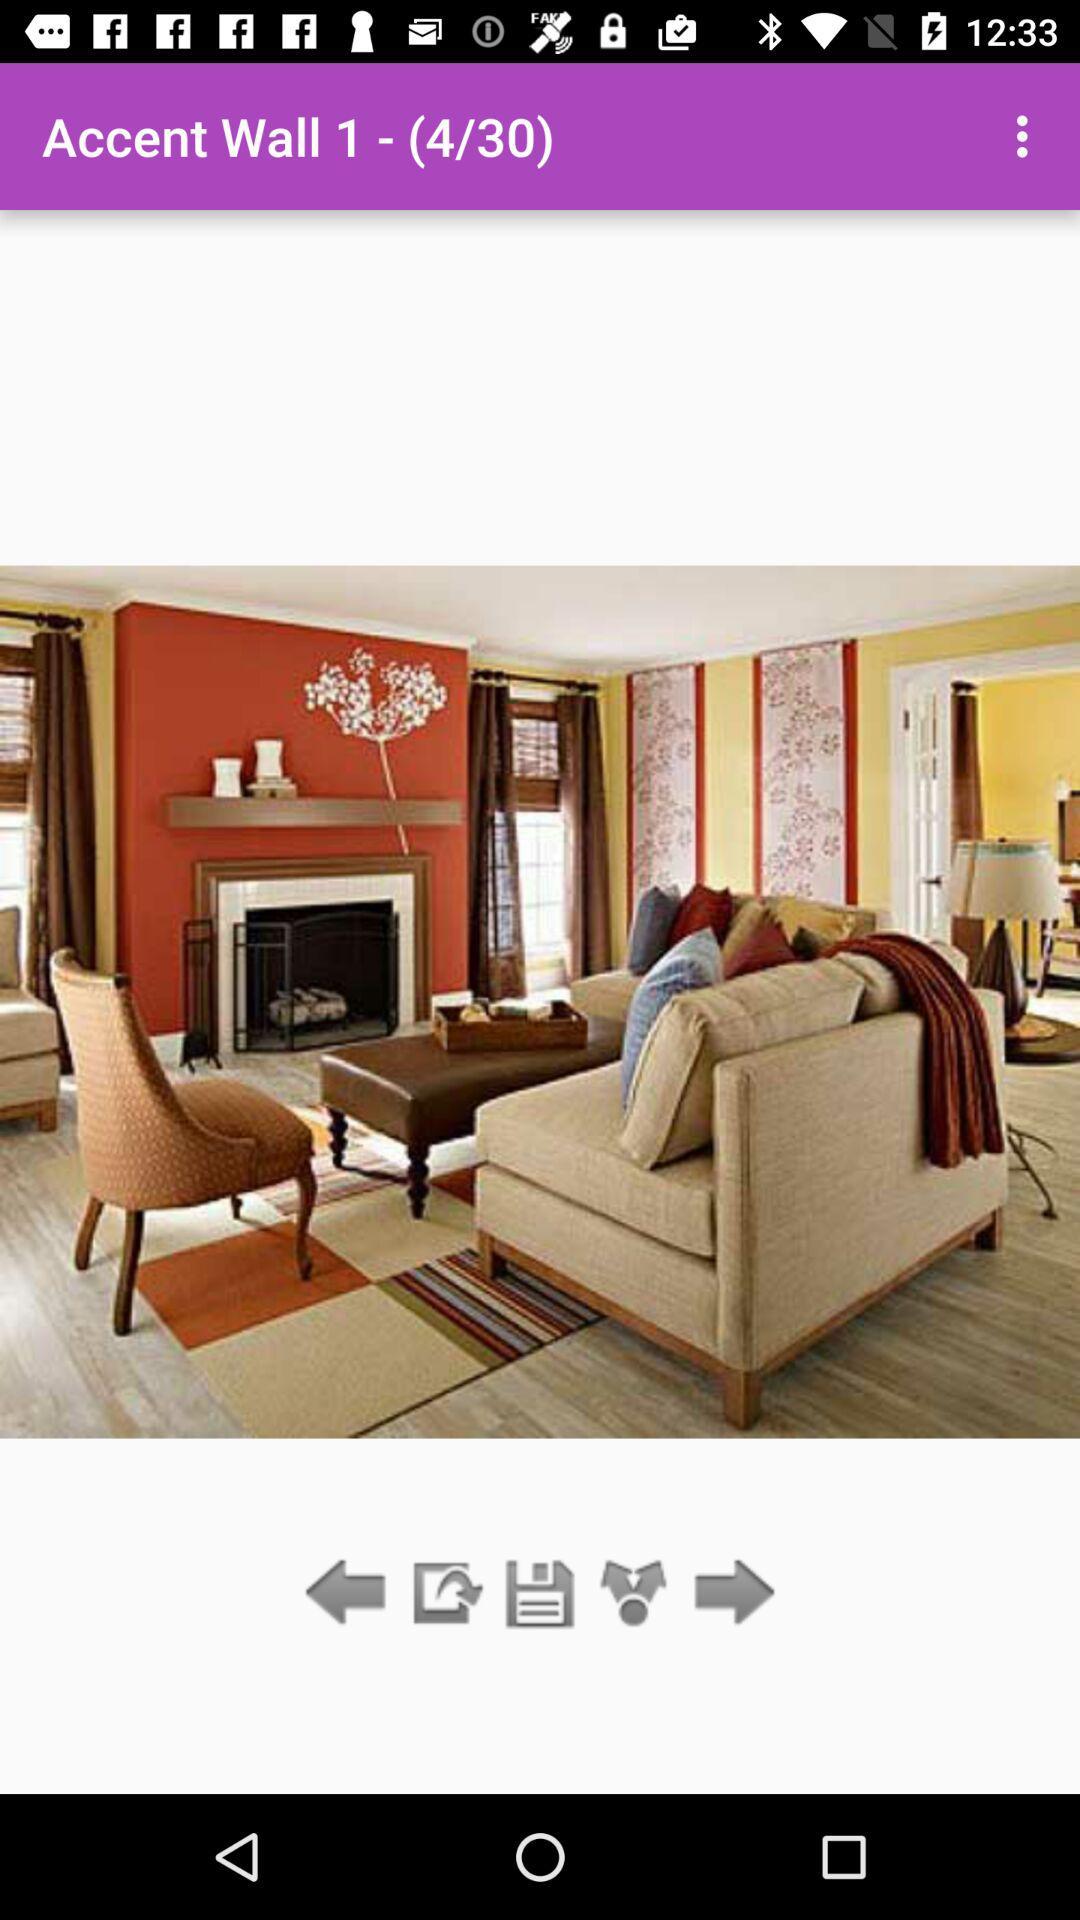  Describe the element at coordinates (540, 1593) in the screenshot. I see `image` at that location.